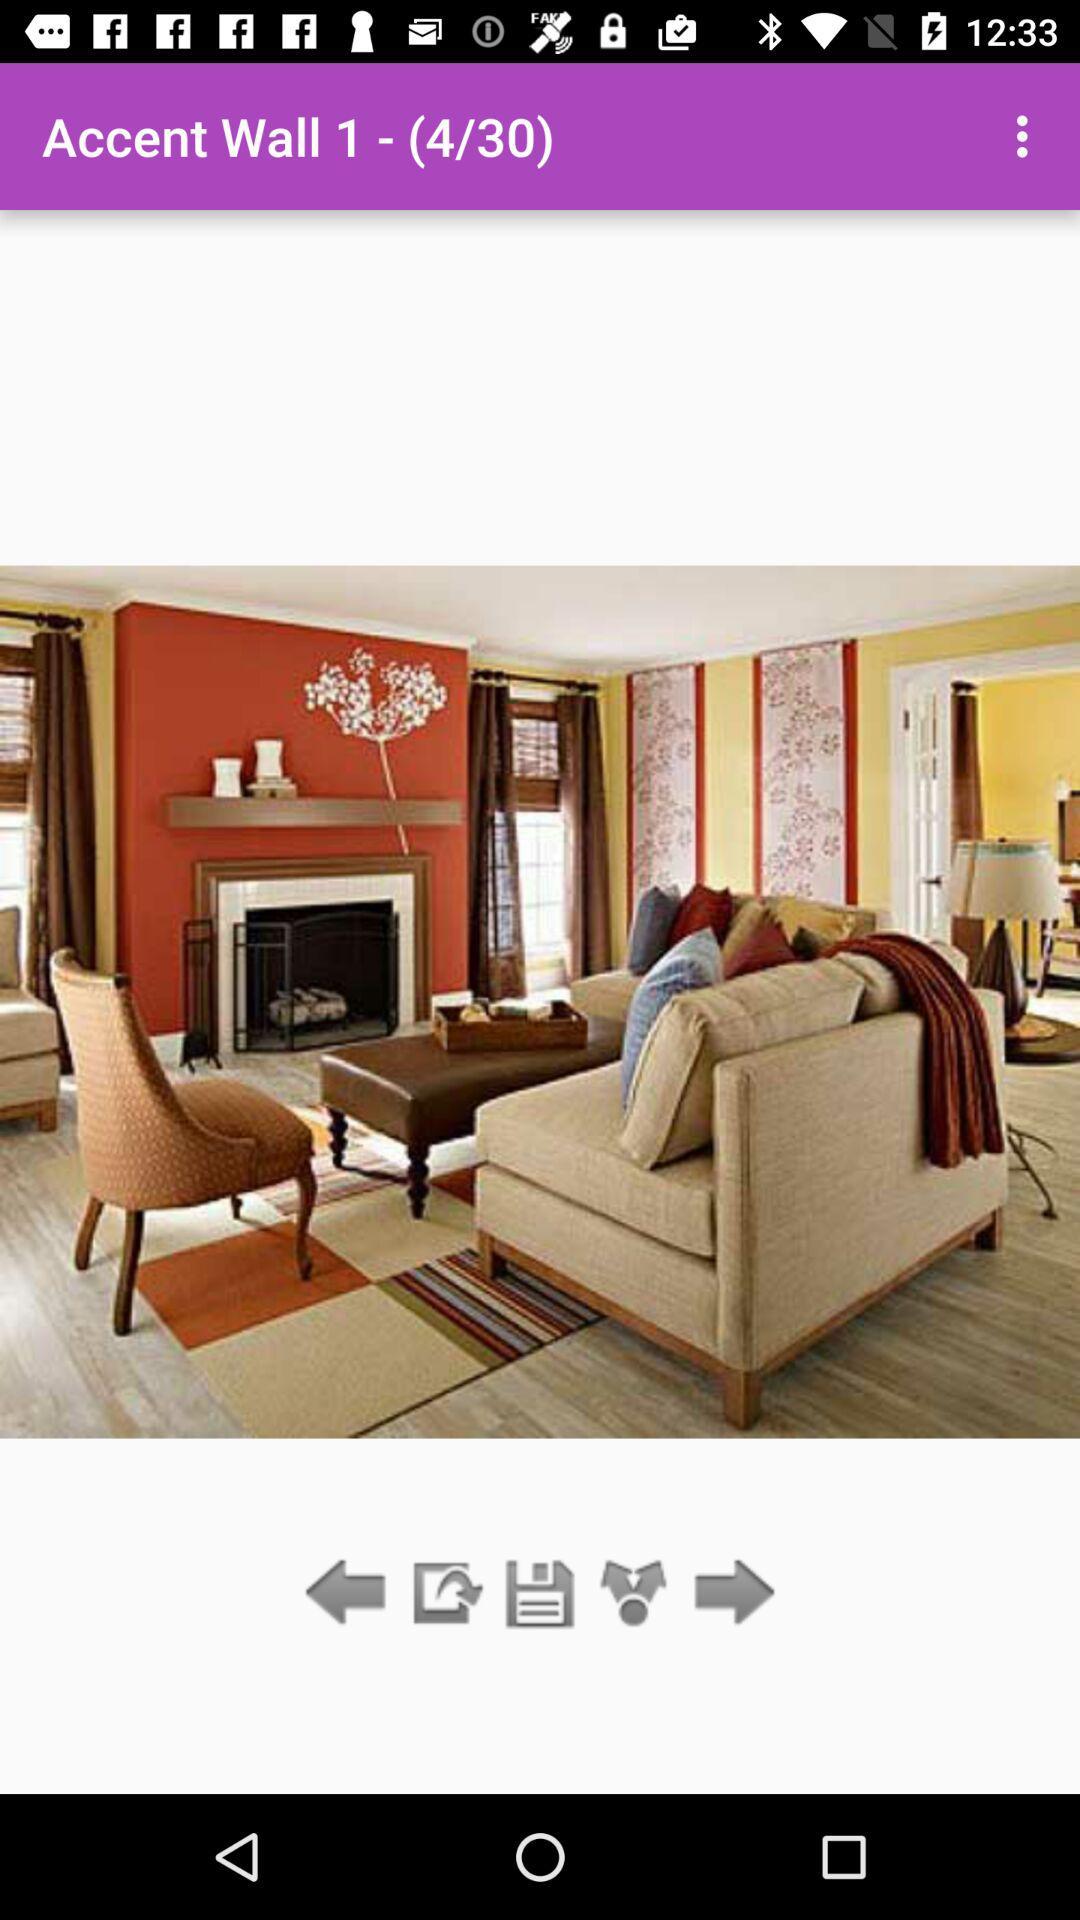  Describe the element at coordinates (540, 1593) in the screenshot. I see `image` at that location.